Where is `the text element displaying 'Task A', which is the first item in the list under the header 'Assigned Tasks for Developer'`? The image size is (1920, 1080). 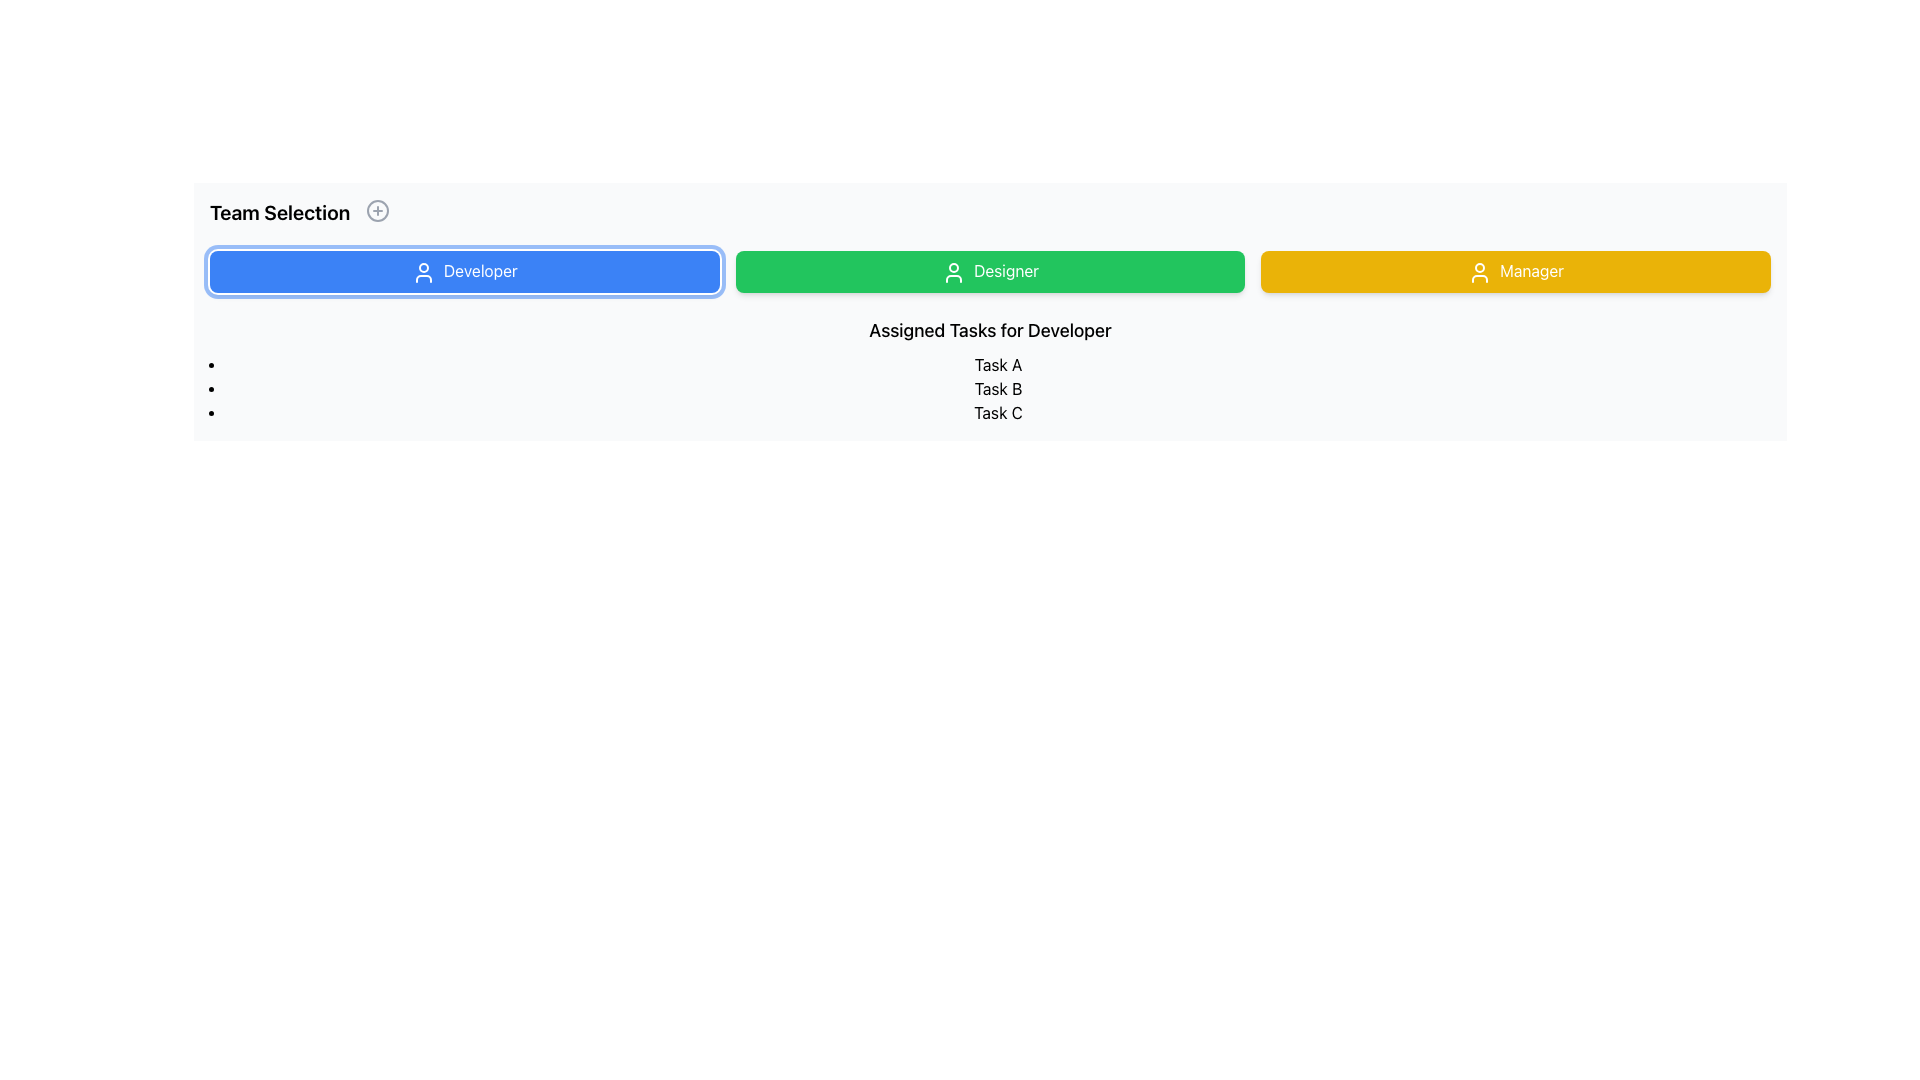 the text element displaying 'Task A', which is the first item in the list under the header 'Assigned Tasks for Developer' is located at coordinates (998, 364).